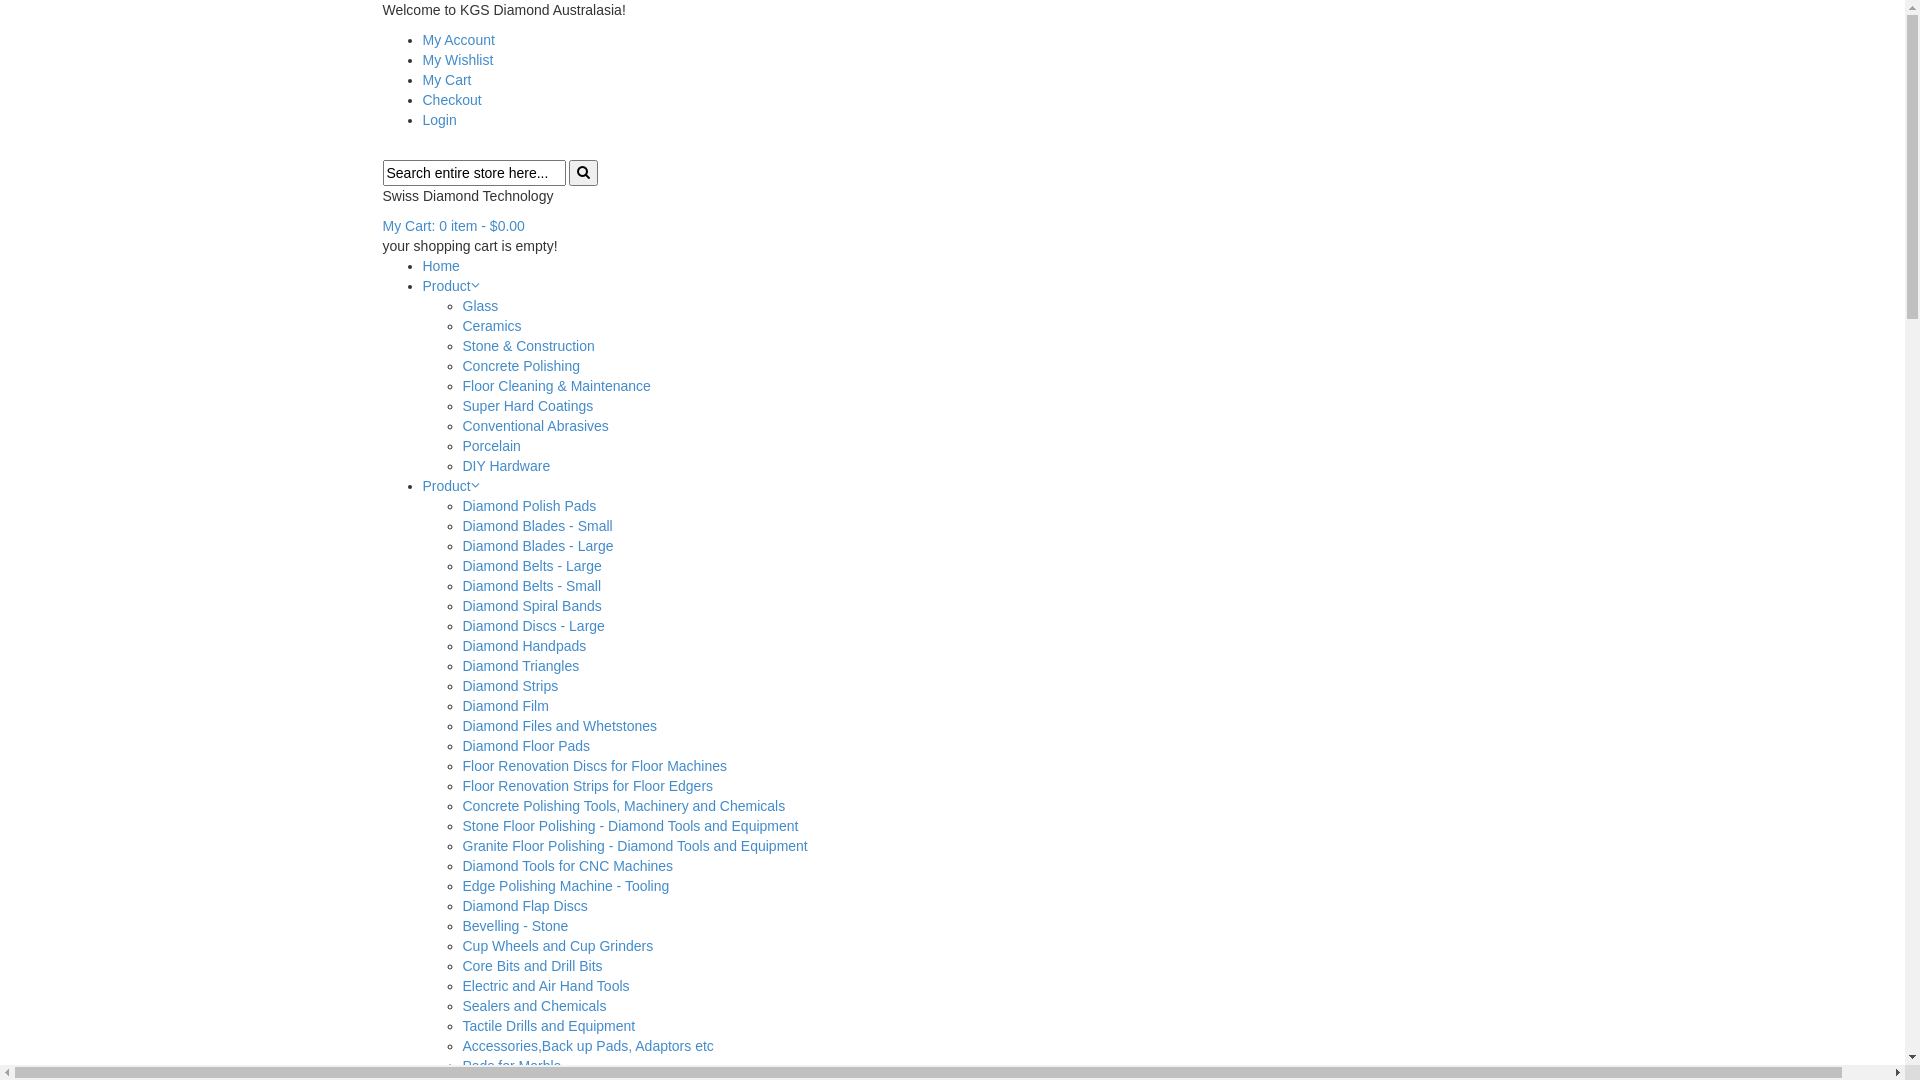  Describe the element at coordinates (564, 885) in the screenshot. I see `'Edge Polishing Machine - Tooling'` at that location.